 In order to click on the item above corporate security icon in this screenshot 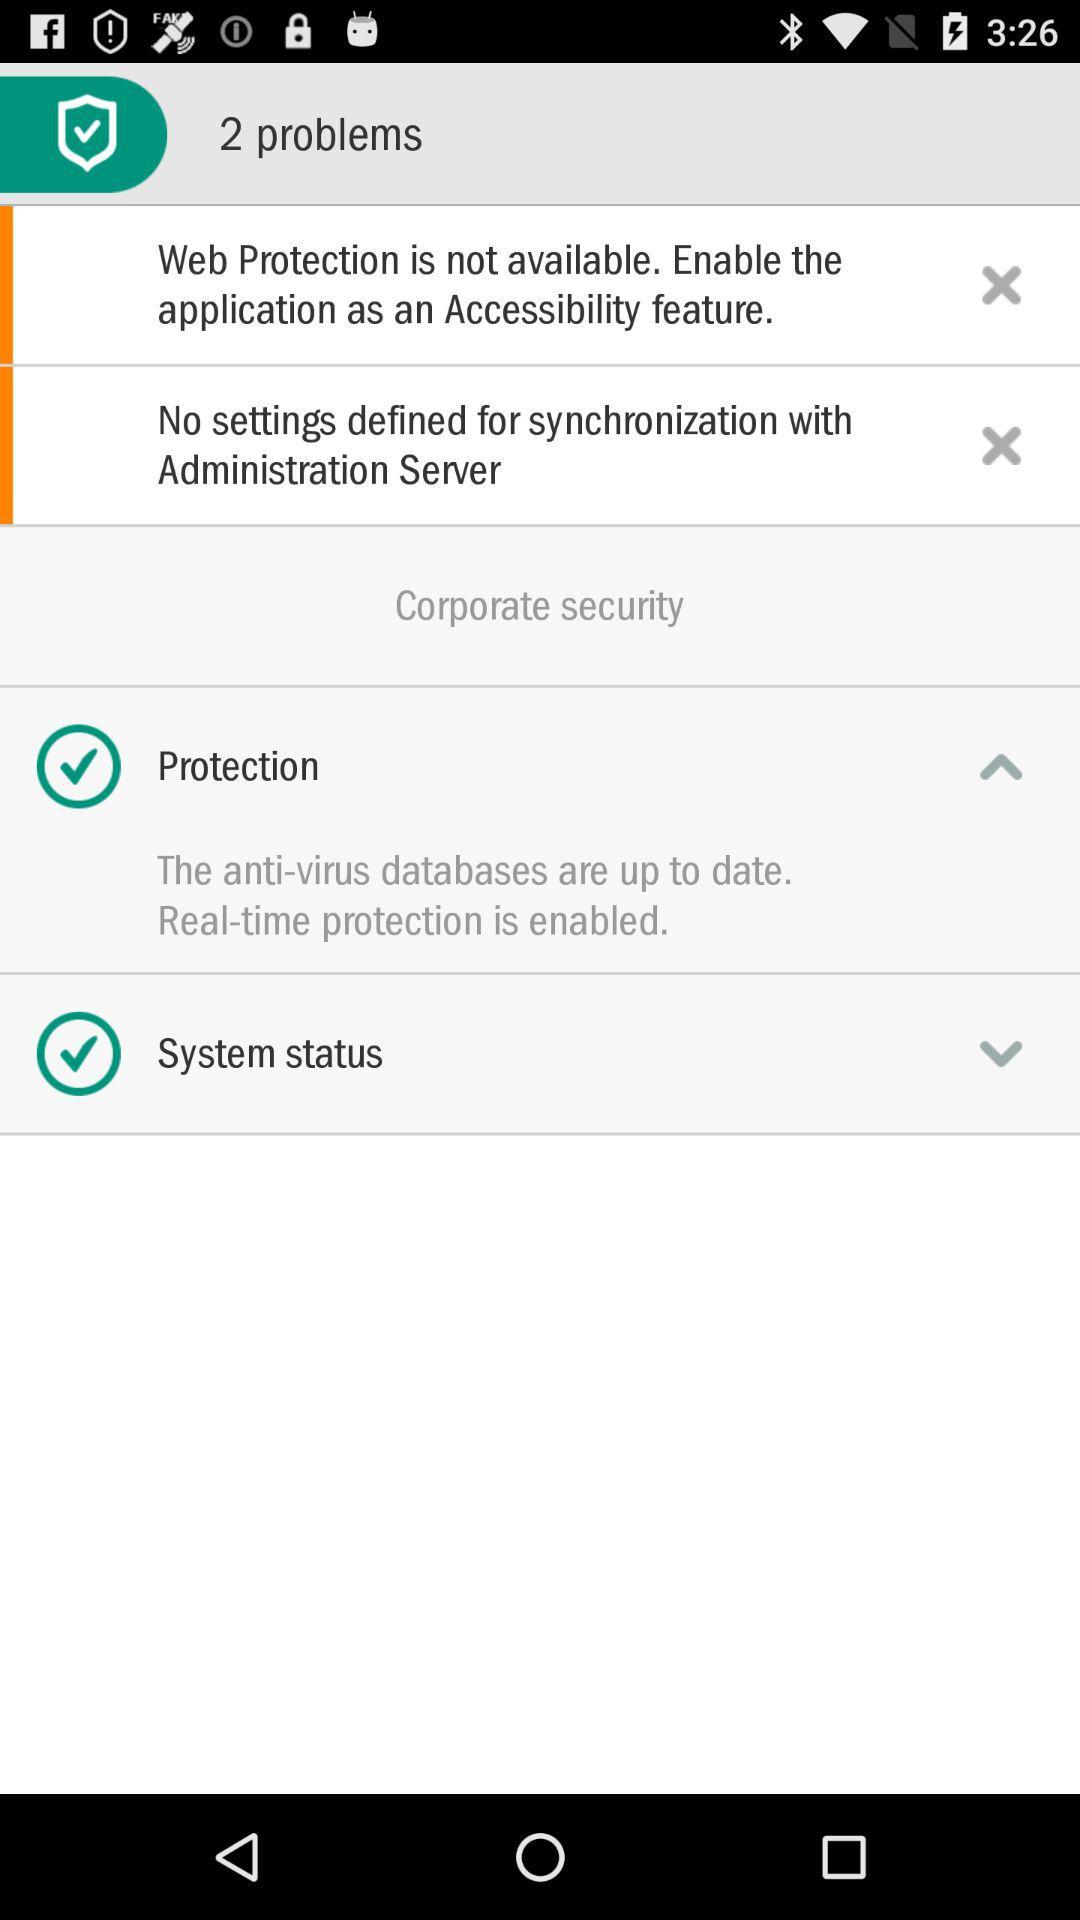, I will do `click(540, 444)`.